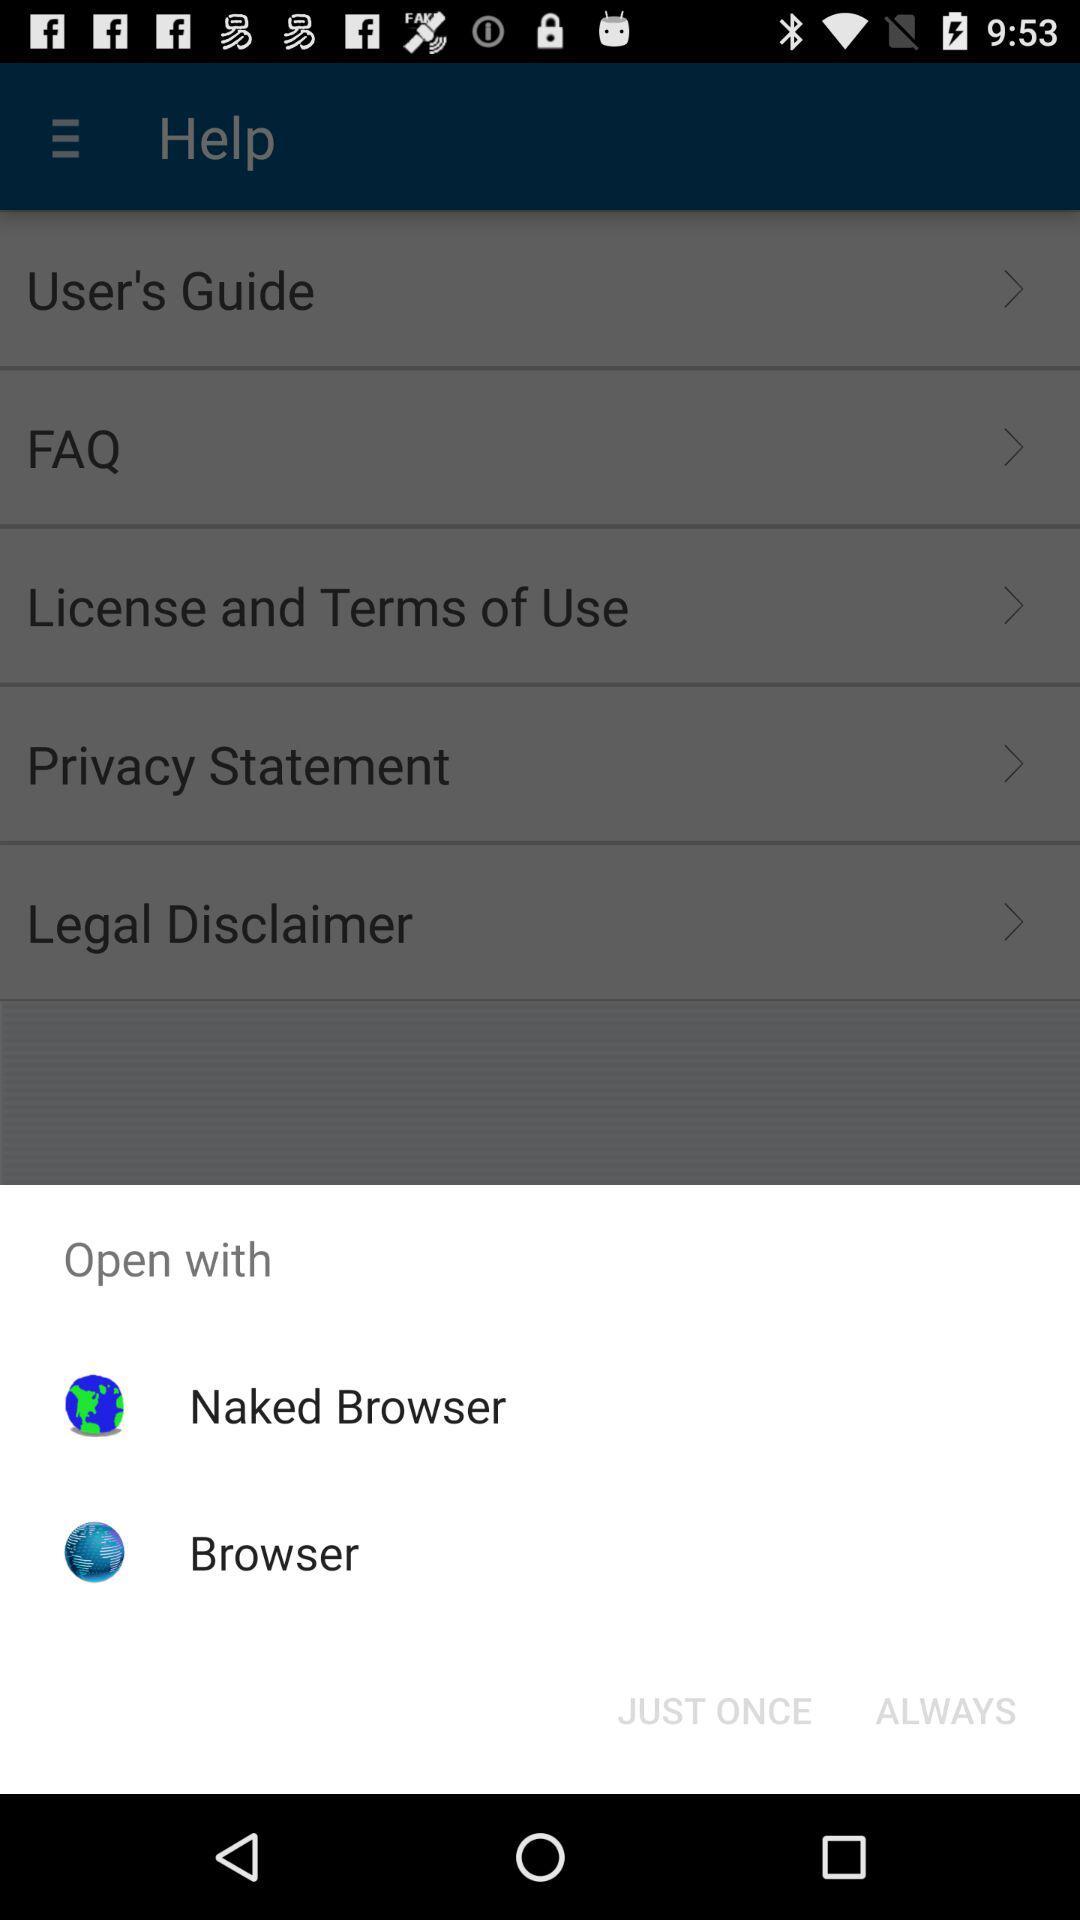 Image resolution: width=1080 pixels, height=1920 pixels. I want to click on icon below open with item, so click(713, 1708).